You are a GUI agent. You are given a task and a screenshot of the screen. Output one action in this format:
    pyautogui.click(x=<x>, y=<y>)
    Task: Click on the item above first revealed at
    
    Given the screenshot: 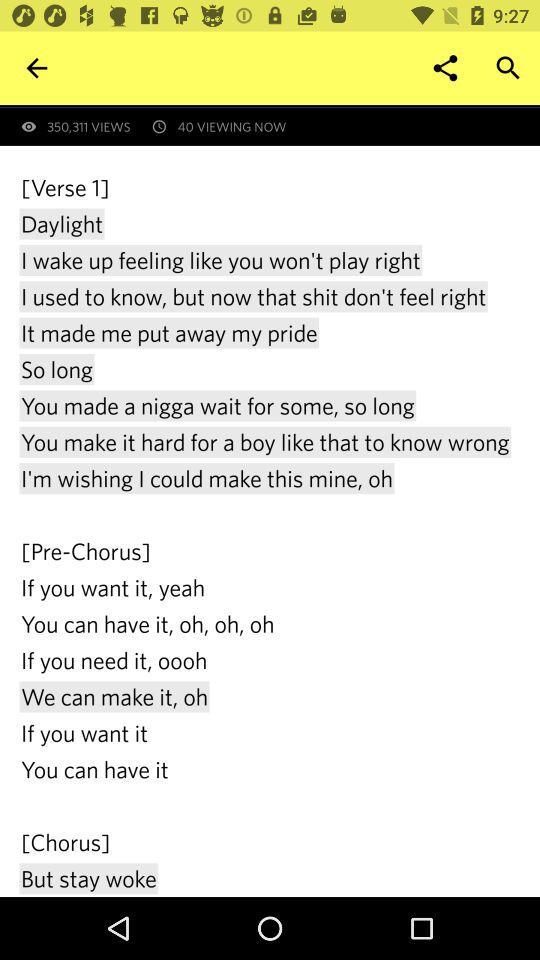 What is the action you would take?
    pyautogui.click(x=508, y=68)
    